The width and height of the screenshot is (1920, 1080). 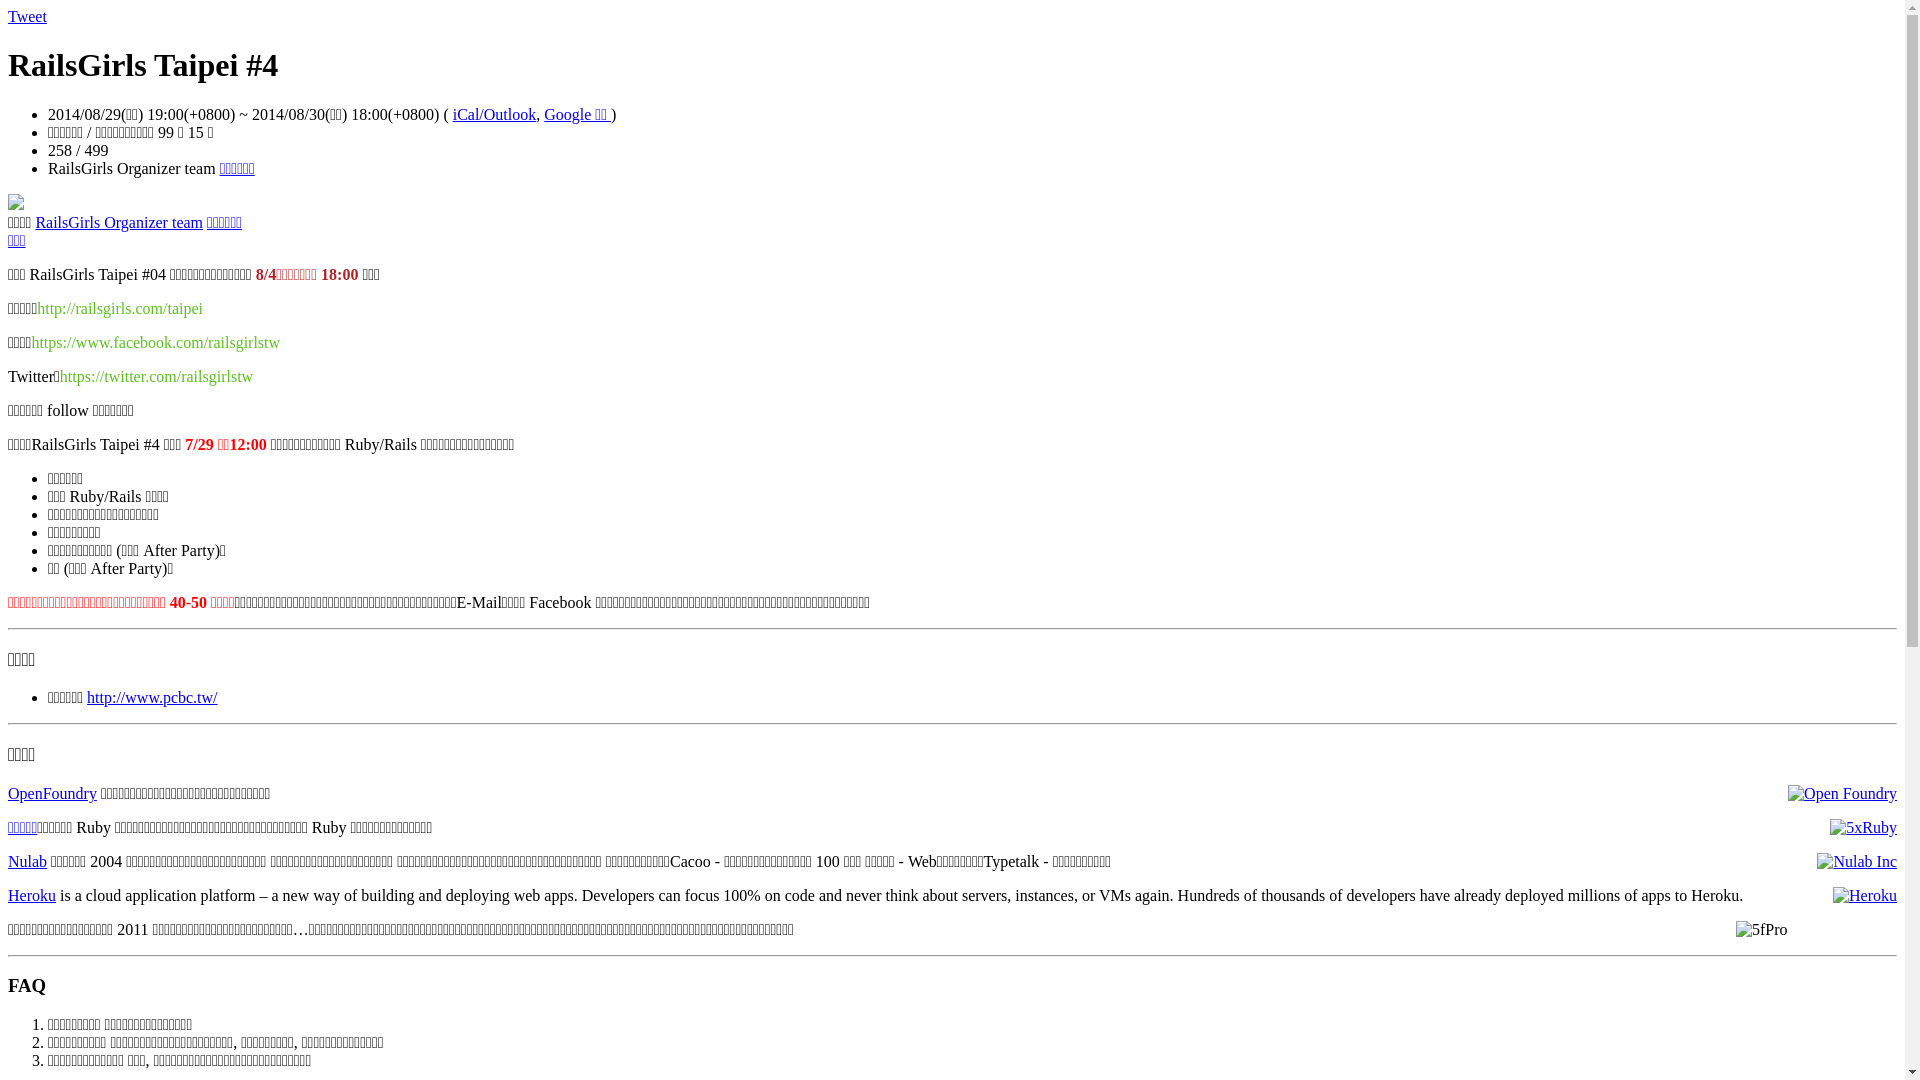 What do you see at coordinates (27, 860) in the screenshot?
I see `'Nulab'` at bounding box center [27, 860].